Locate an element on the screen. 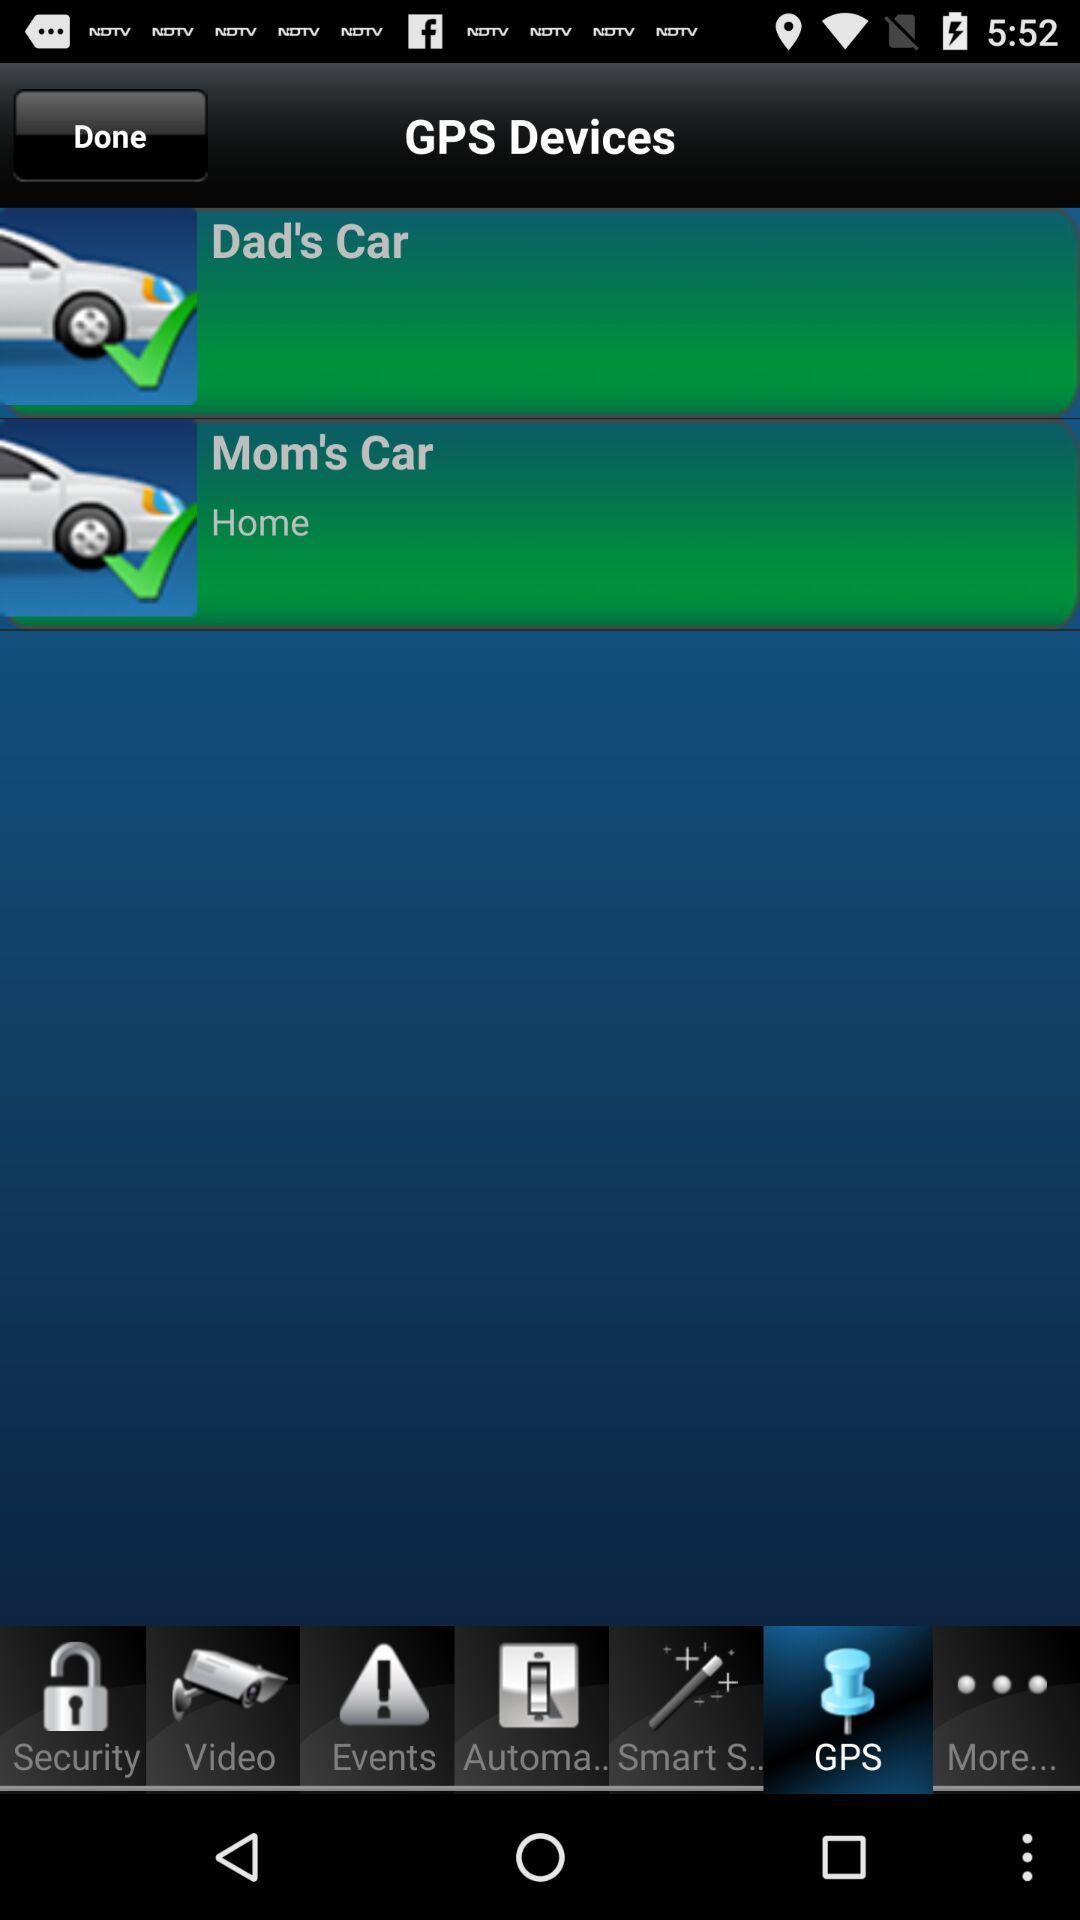  app next to gps devices item is located at coordinates (110, 134).